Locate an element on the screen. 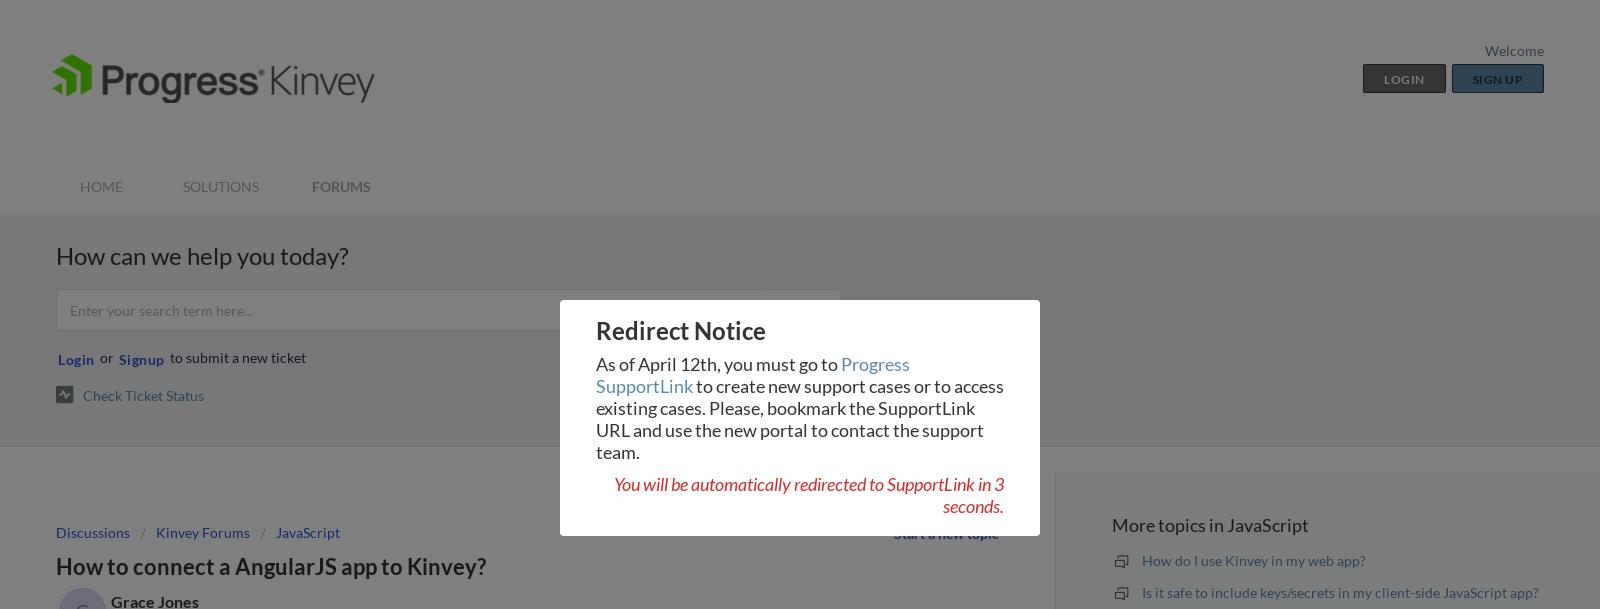  '3' is located at coordinates (998, 482).